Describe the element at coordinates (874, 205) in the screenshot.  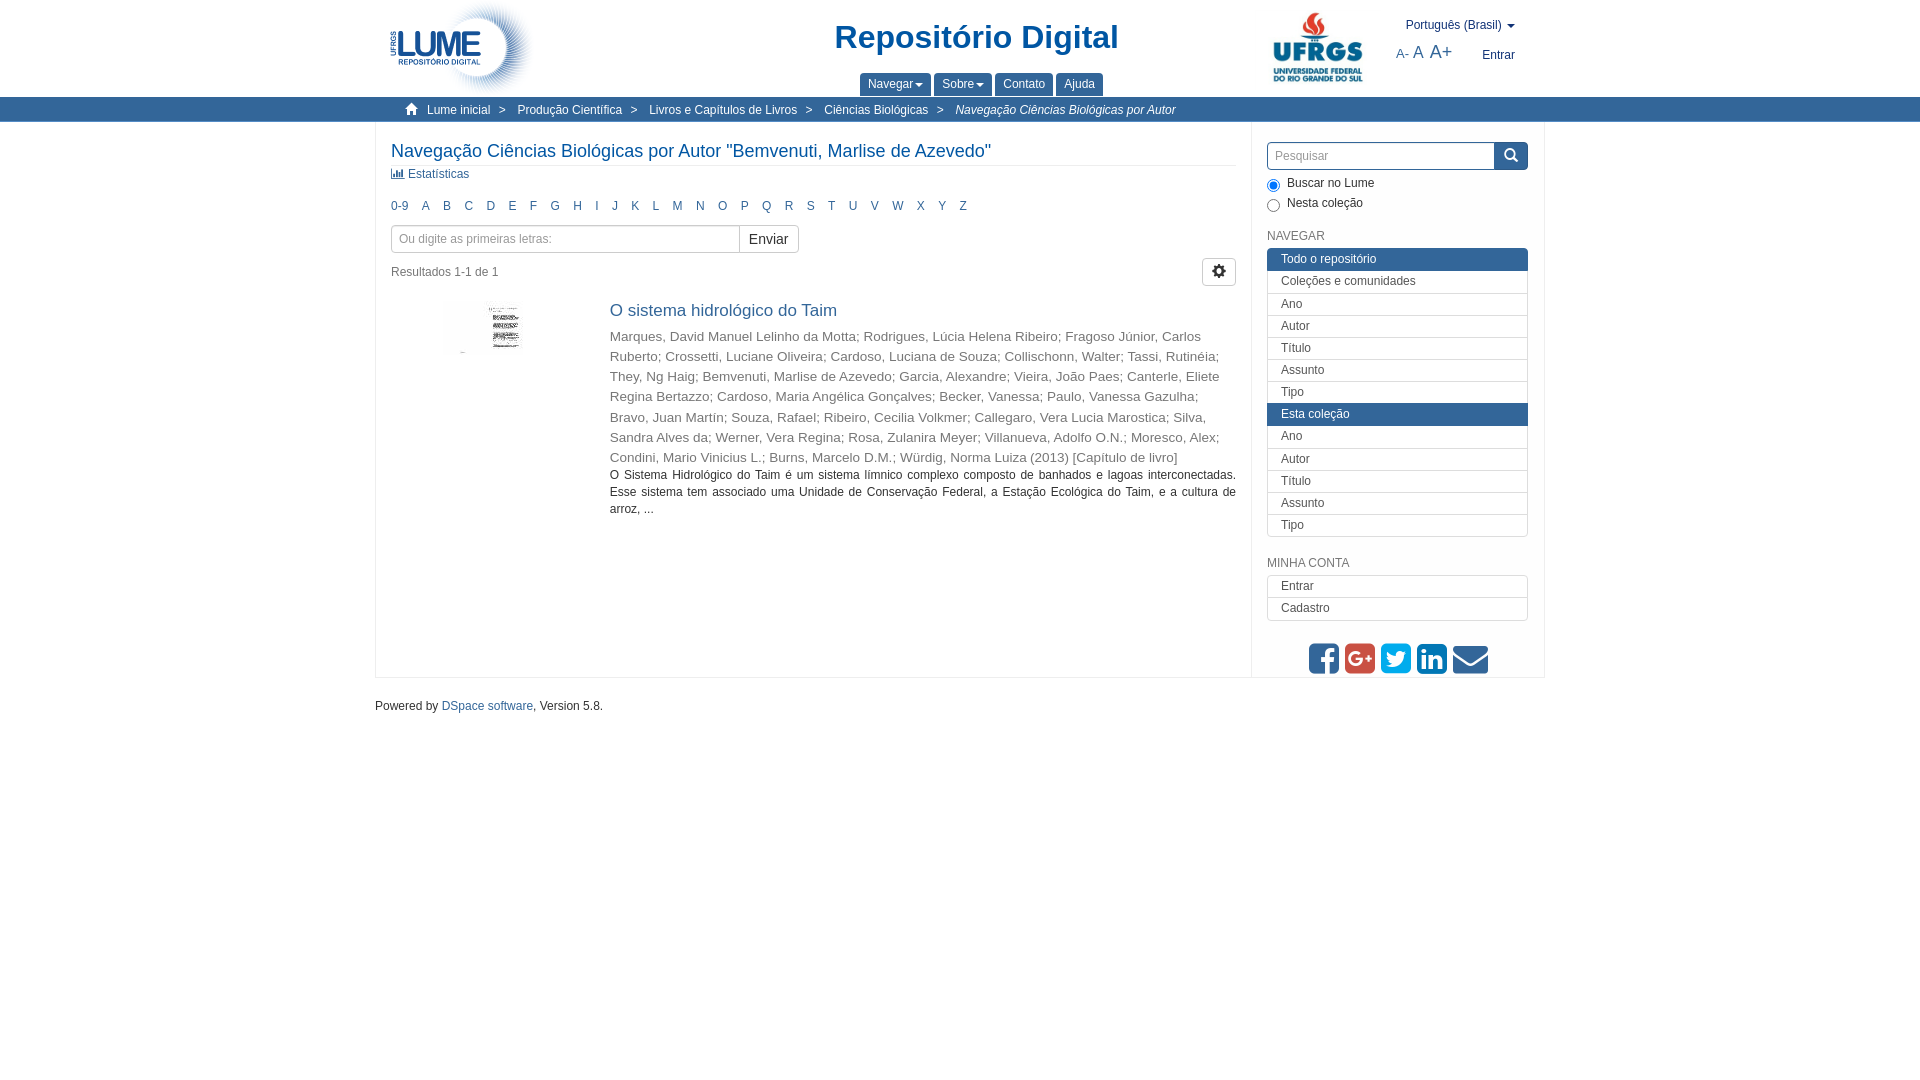
I see `'V'` at that location.